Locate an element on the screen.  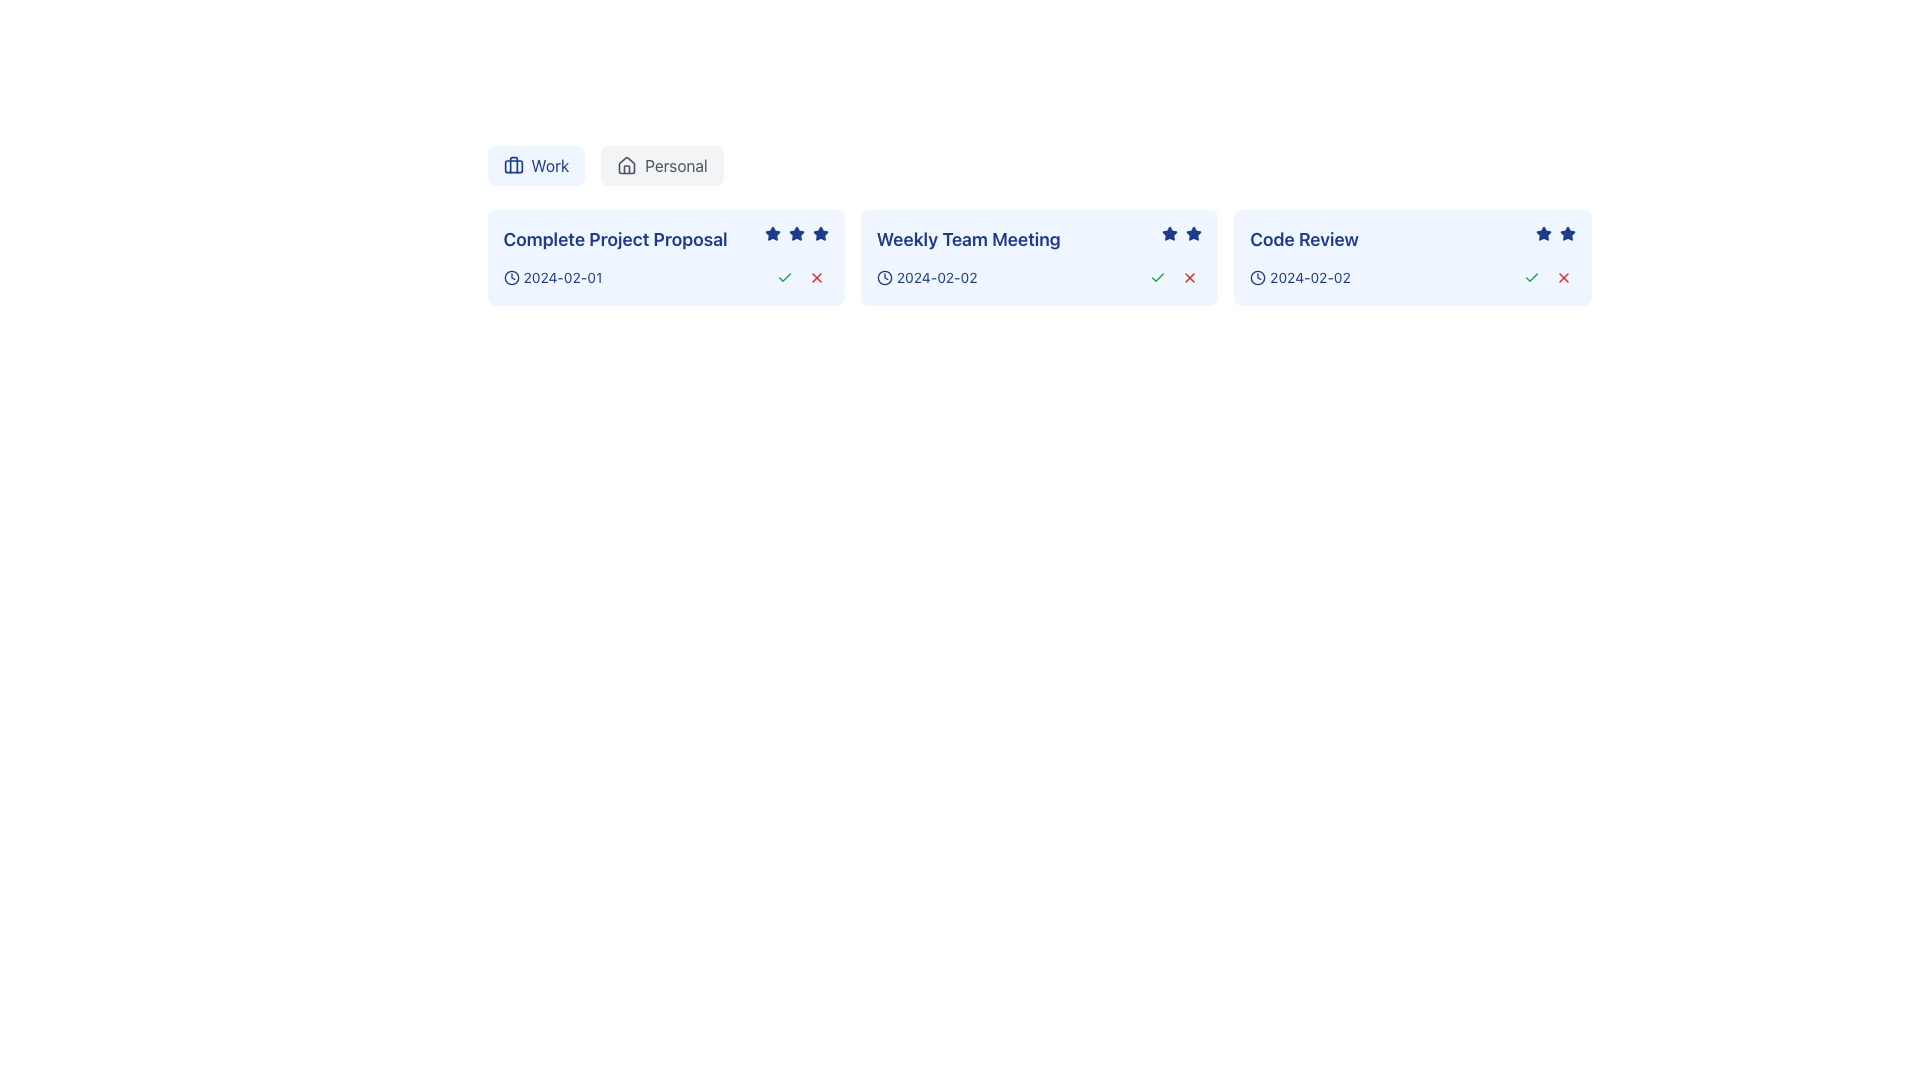
the clock icon that indicates the deadline associated with the date '2024-02-02' next to the 'Code Review' item in the third column is located at coordinates (1257, 277).